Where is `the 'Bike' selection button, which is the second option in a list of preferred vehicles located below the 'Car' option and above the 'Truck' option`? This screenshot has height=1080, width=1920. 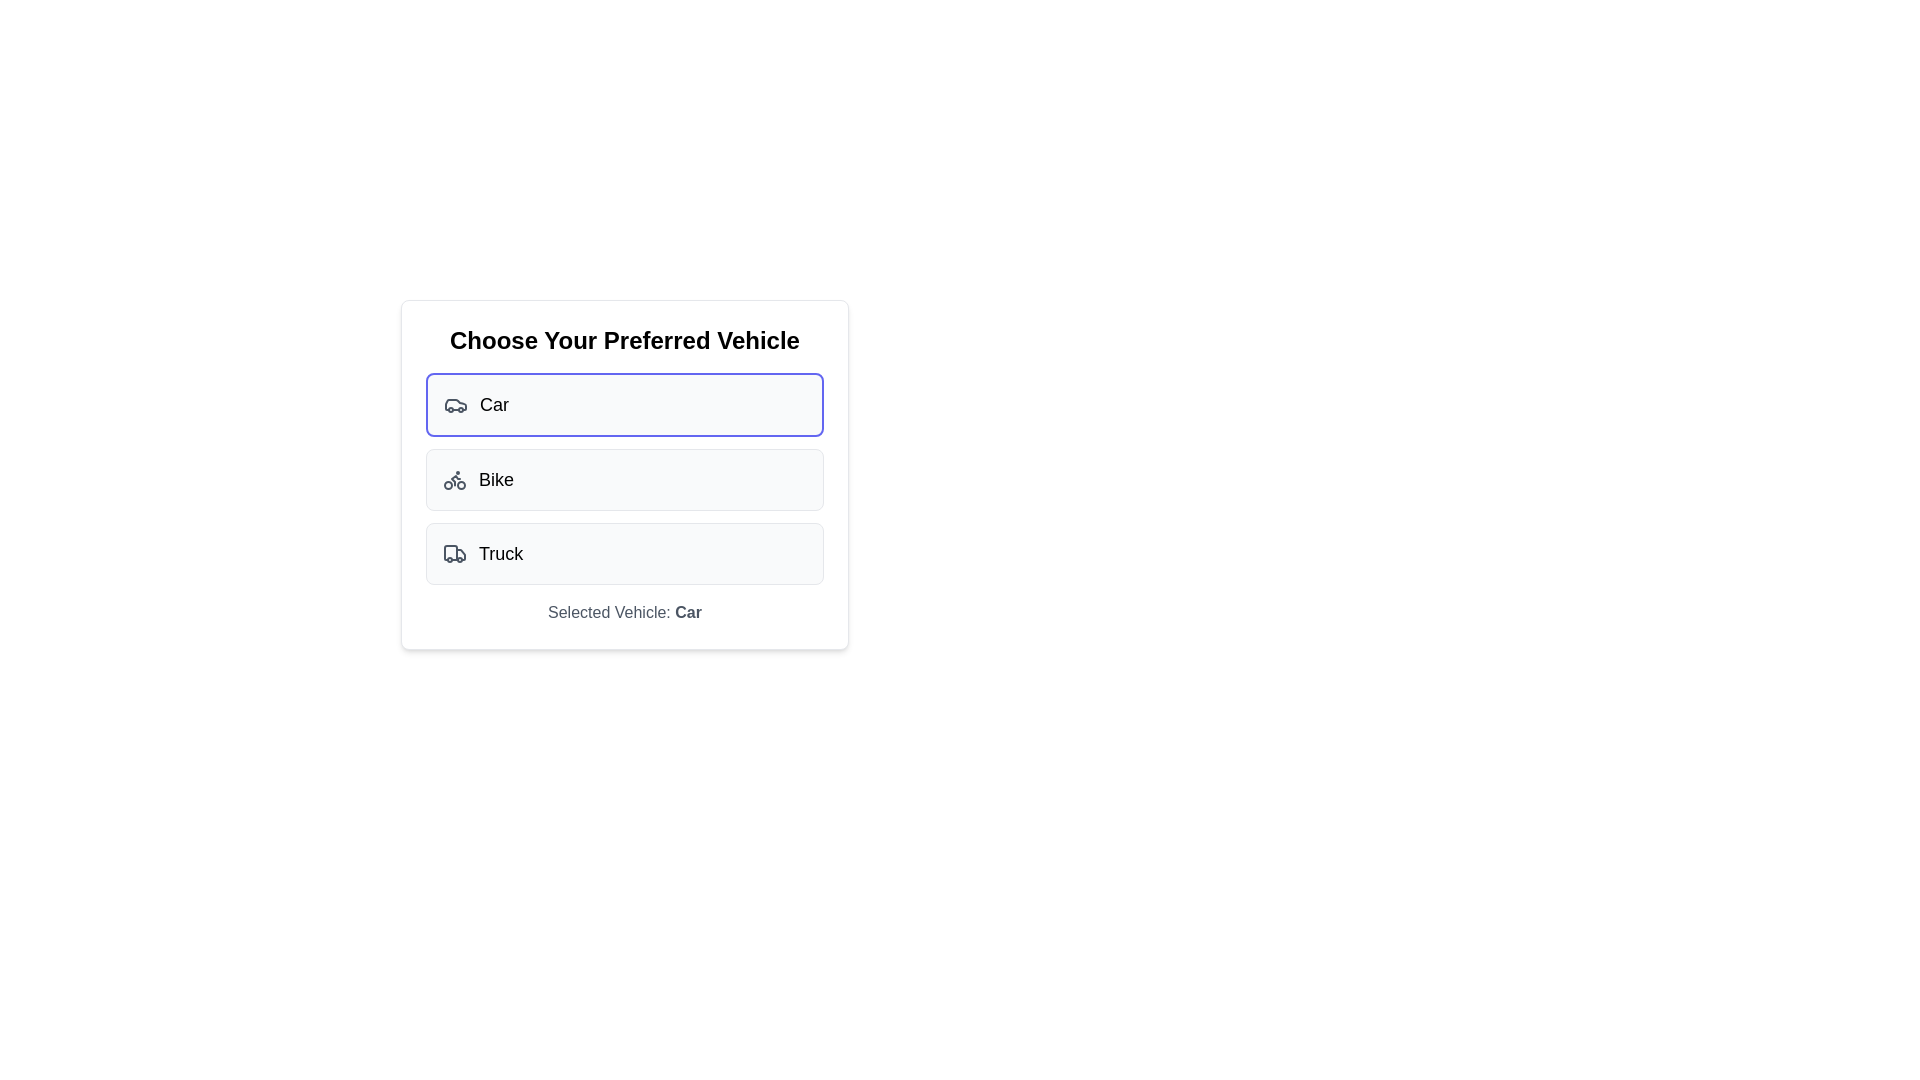
the 'Bike' selection button, which is the second option in a list of preferred vehicles located below the 'Car' option and above the 'Truck' option is located at coordinates (623, 479).